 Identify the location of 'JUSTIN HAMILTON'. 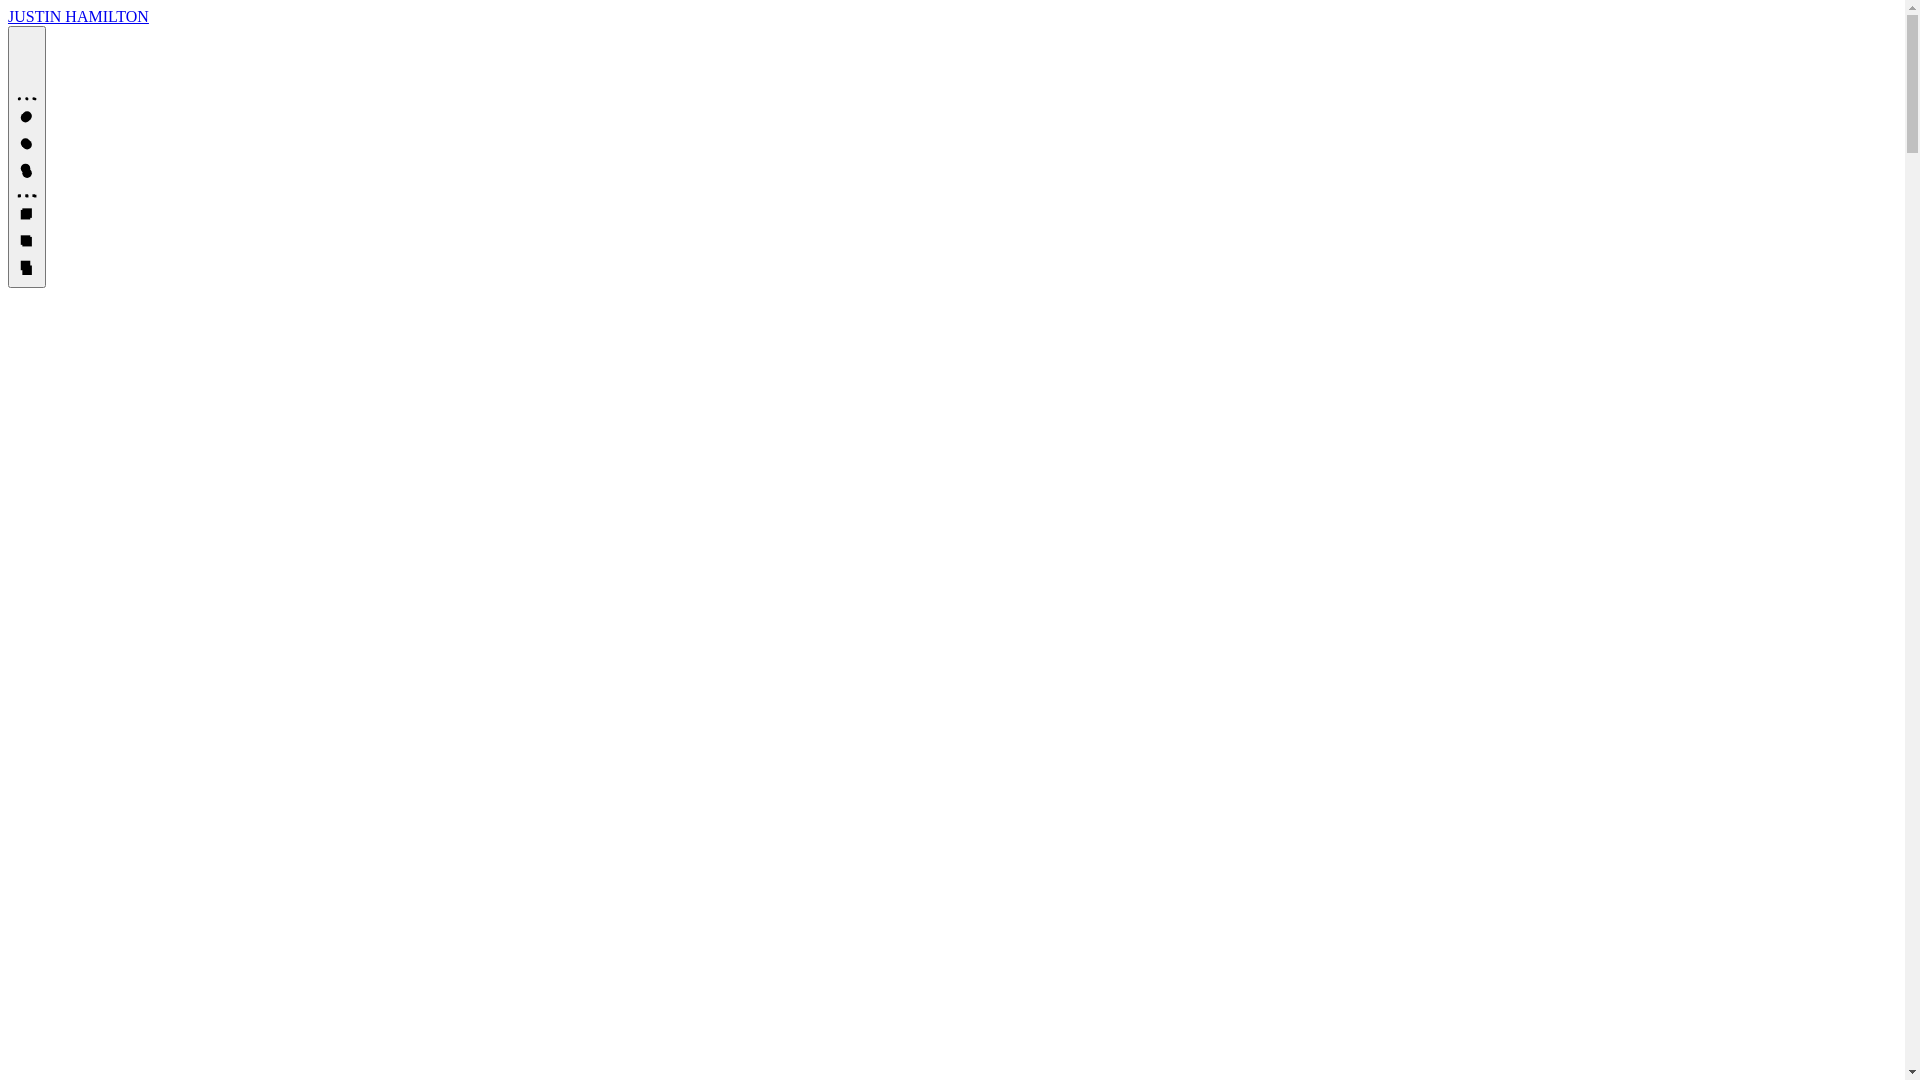
(78, 16).